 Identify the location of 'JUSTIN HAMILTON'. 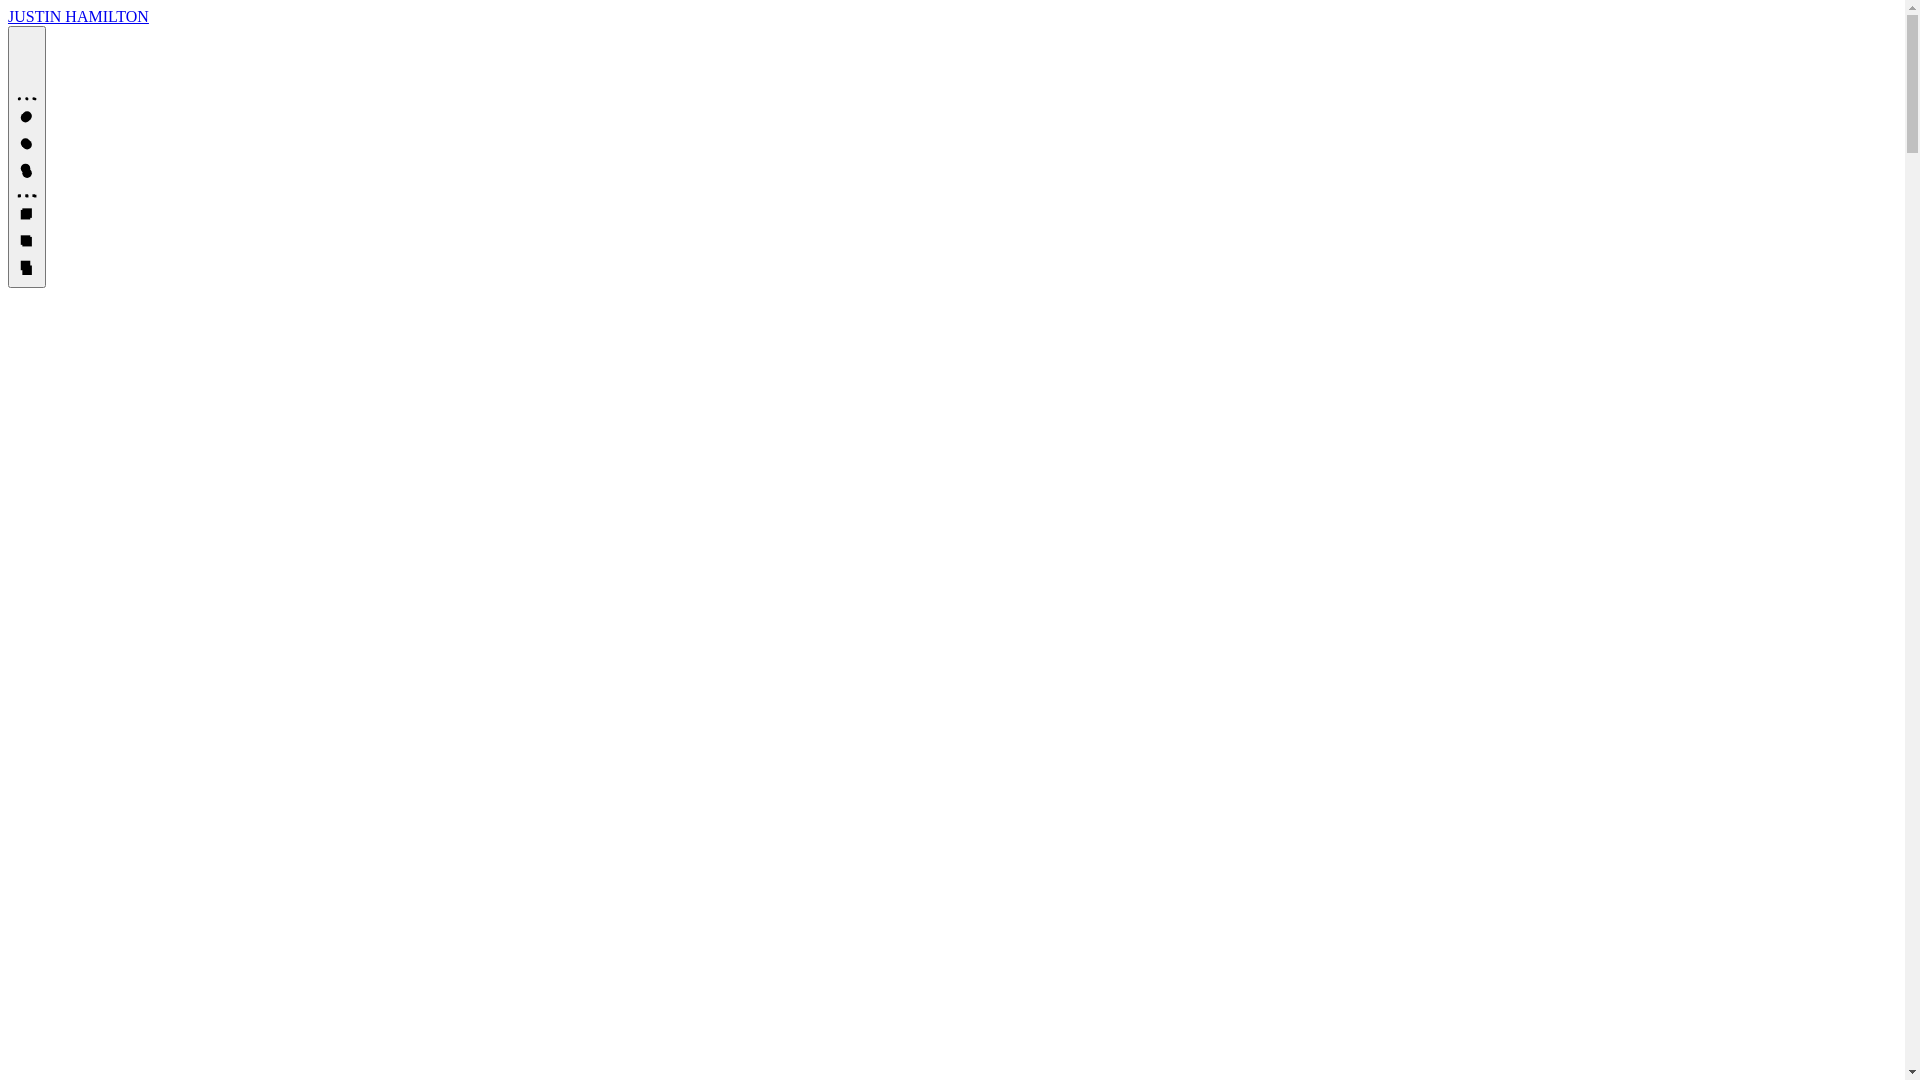
(78, 16).